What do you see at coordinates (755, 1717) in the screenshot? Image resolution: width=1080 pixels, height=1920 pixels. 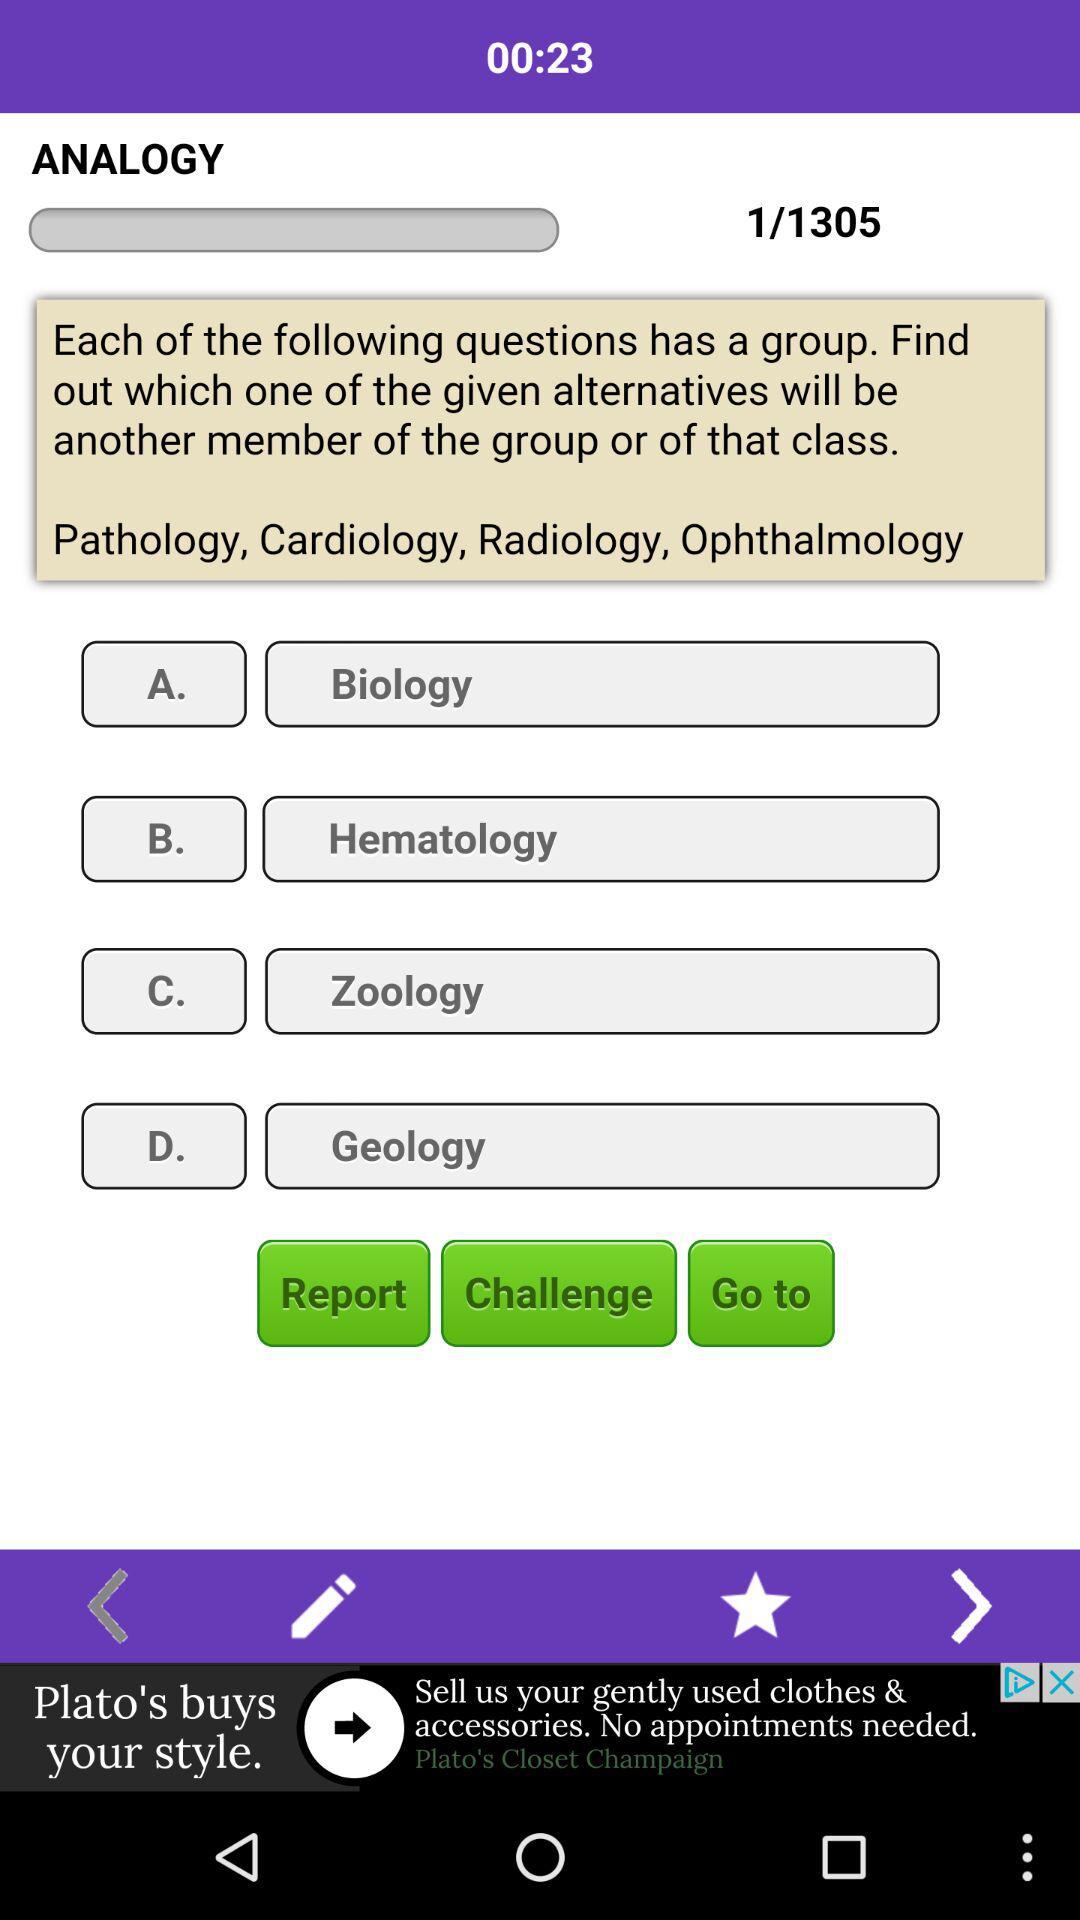 I see `the star icon` at bounding box center [755, 1717].